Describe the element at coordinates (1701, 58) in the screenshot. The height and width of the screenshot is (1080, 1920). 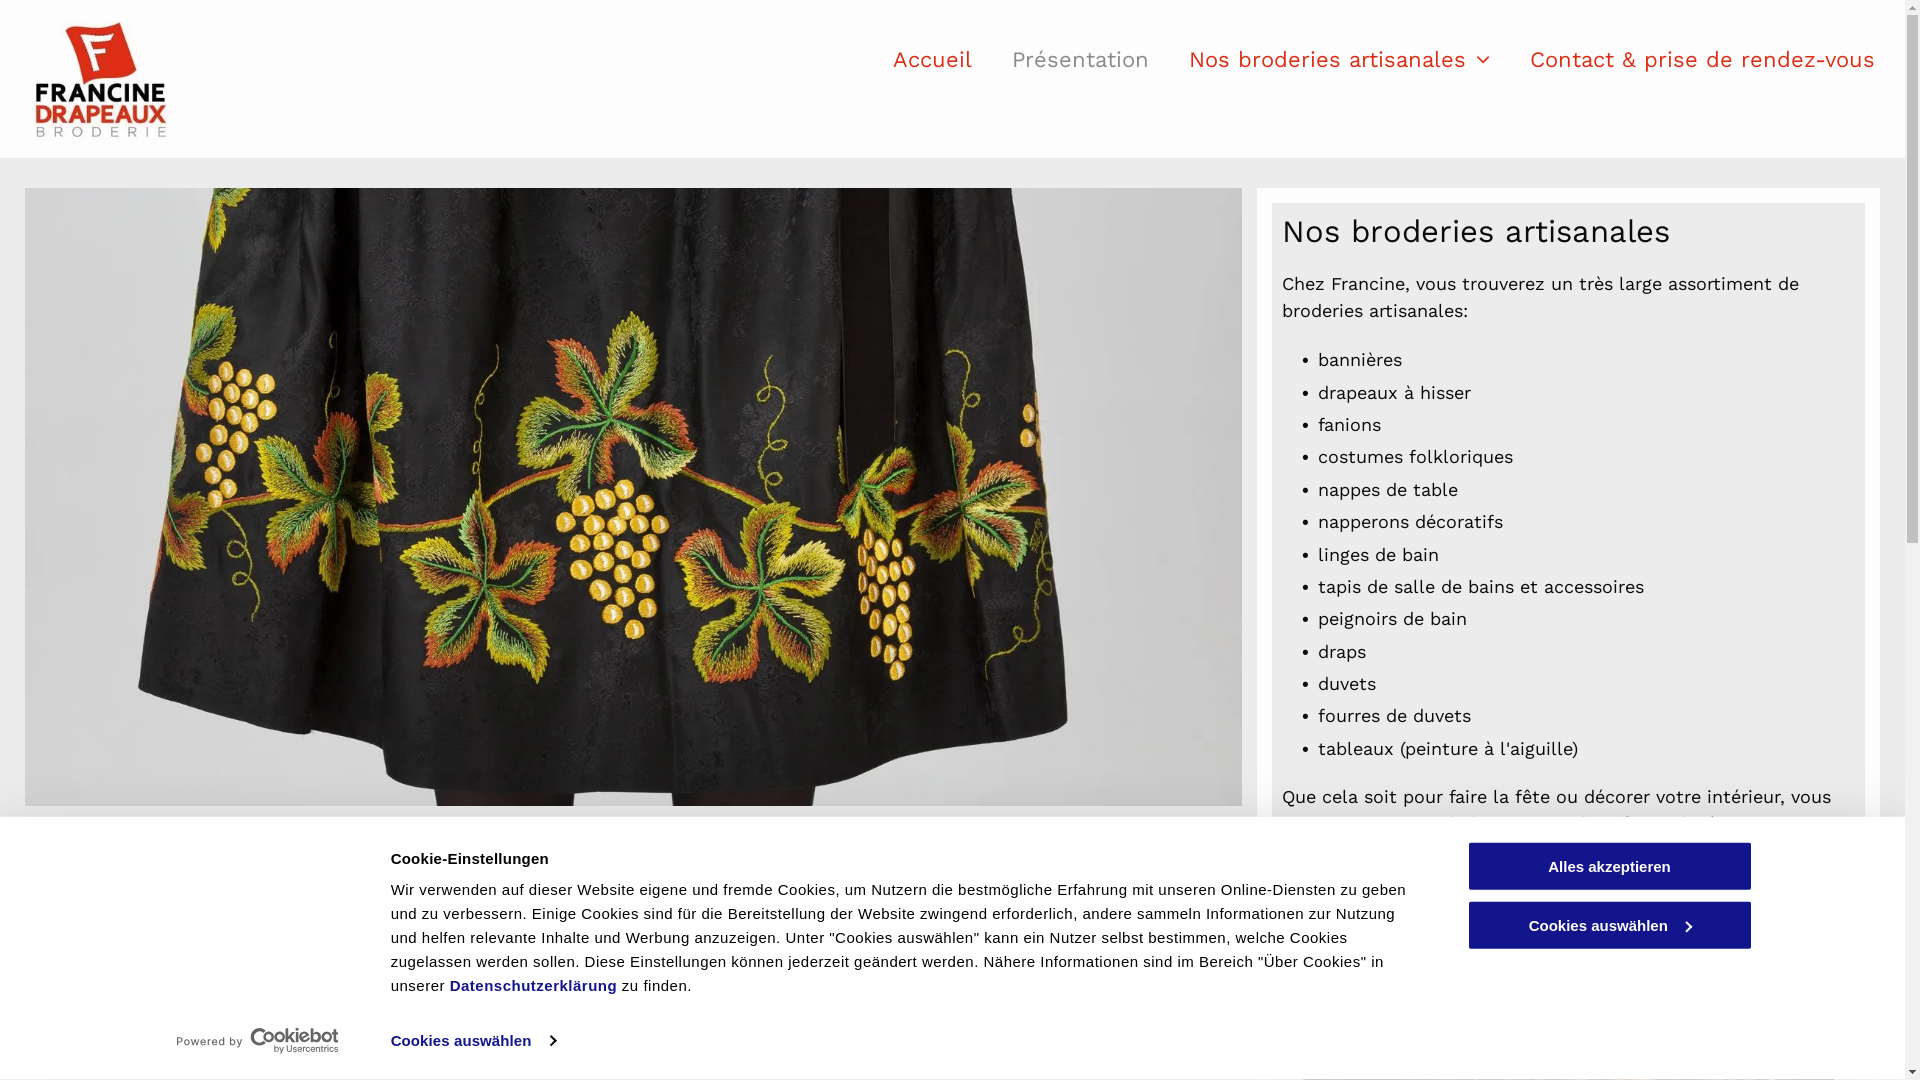
I see `'Contact & prise de rendez-vous'` at that location.